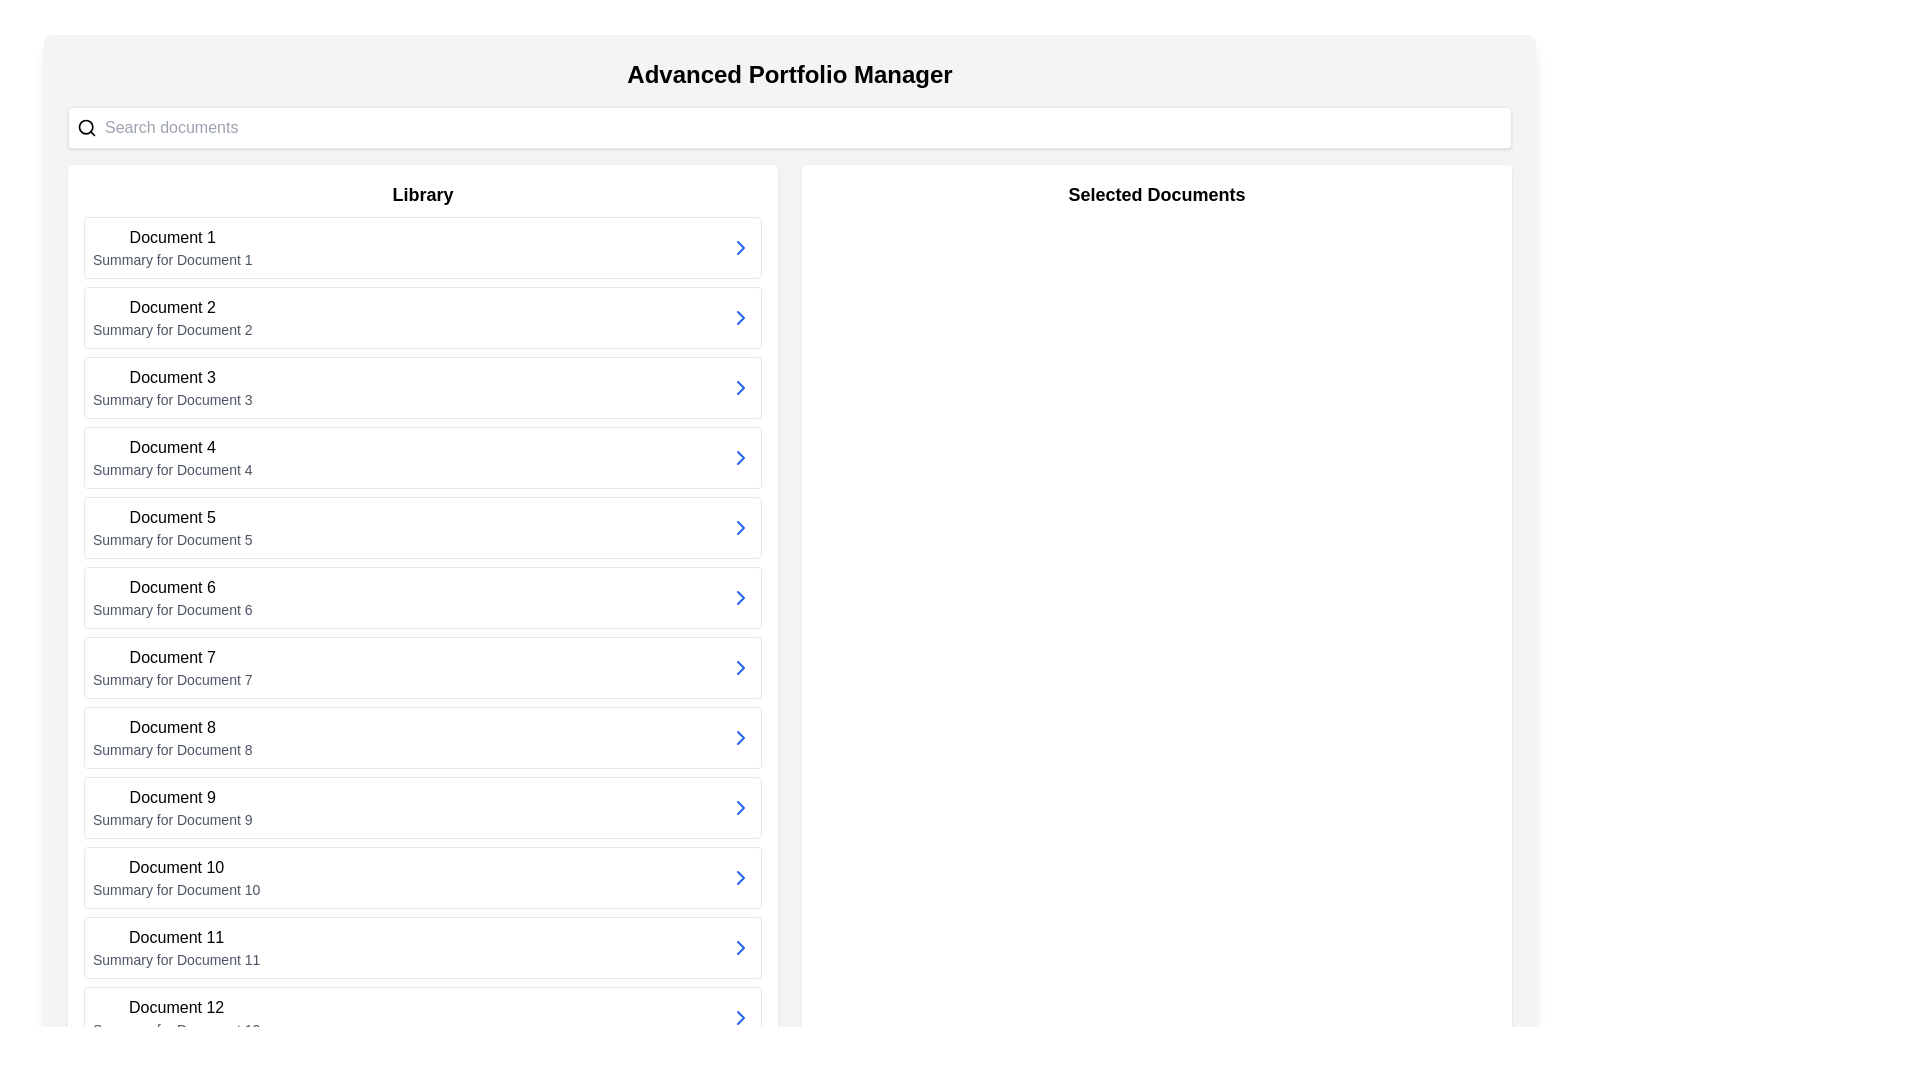  What do you see at coordinates (421, 596) in the screenshot?
I see `to select or expand details of Document 6, the sixth item in the Library listing, located centrally with 'Document 5' above and 'Document 7' below` at bounding box center [421, 596].